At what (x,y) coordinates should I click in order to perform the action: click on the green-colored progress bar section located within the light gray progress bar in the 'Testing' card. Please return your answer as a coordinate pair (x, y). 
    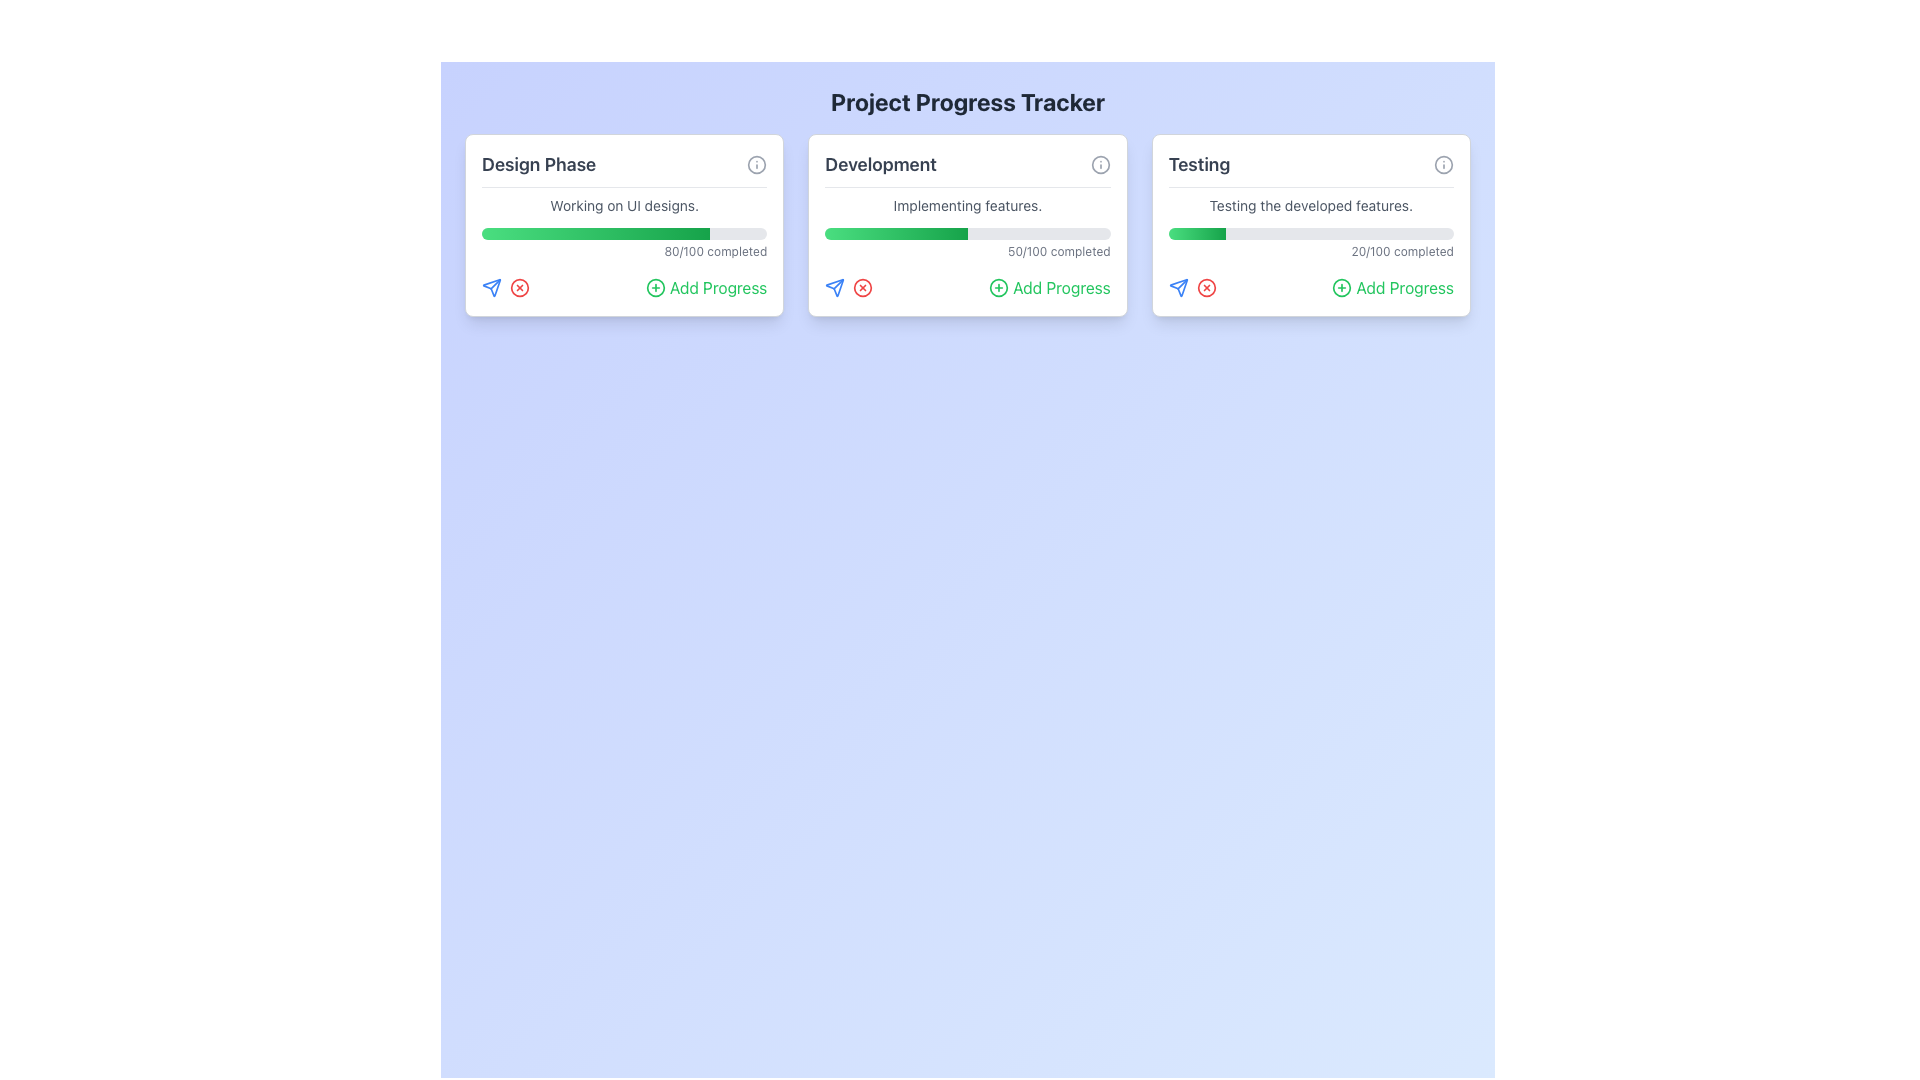
    Looking at the image, I should click on (1197, 233).